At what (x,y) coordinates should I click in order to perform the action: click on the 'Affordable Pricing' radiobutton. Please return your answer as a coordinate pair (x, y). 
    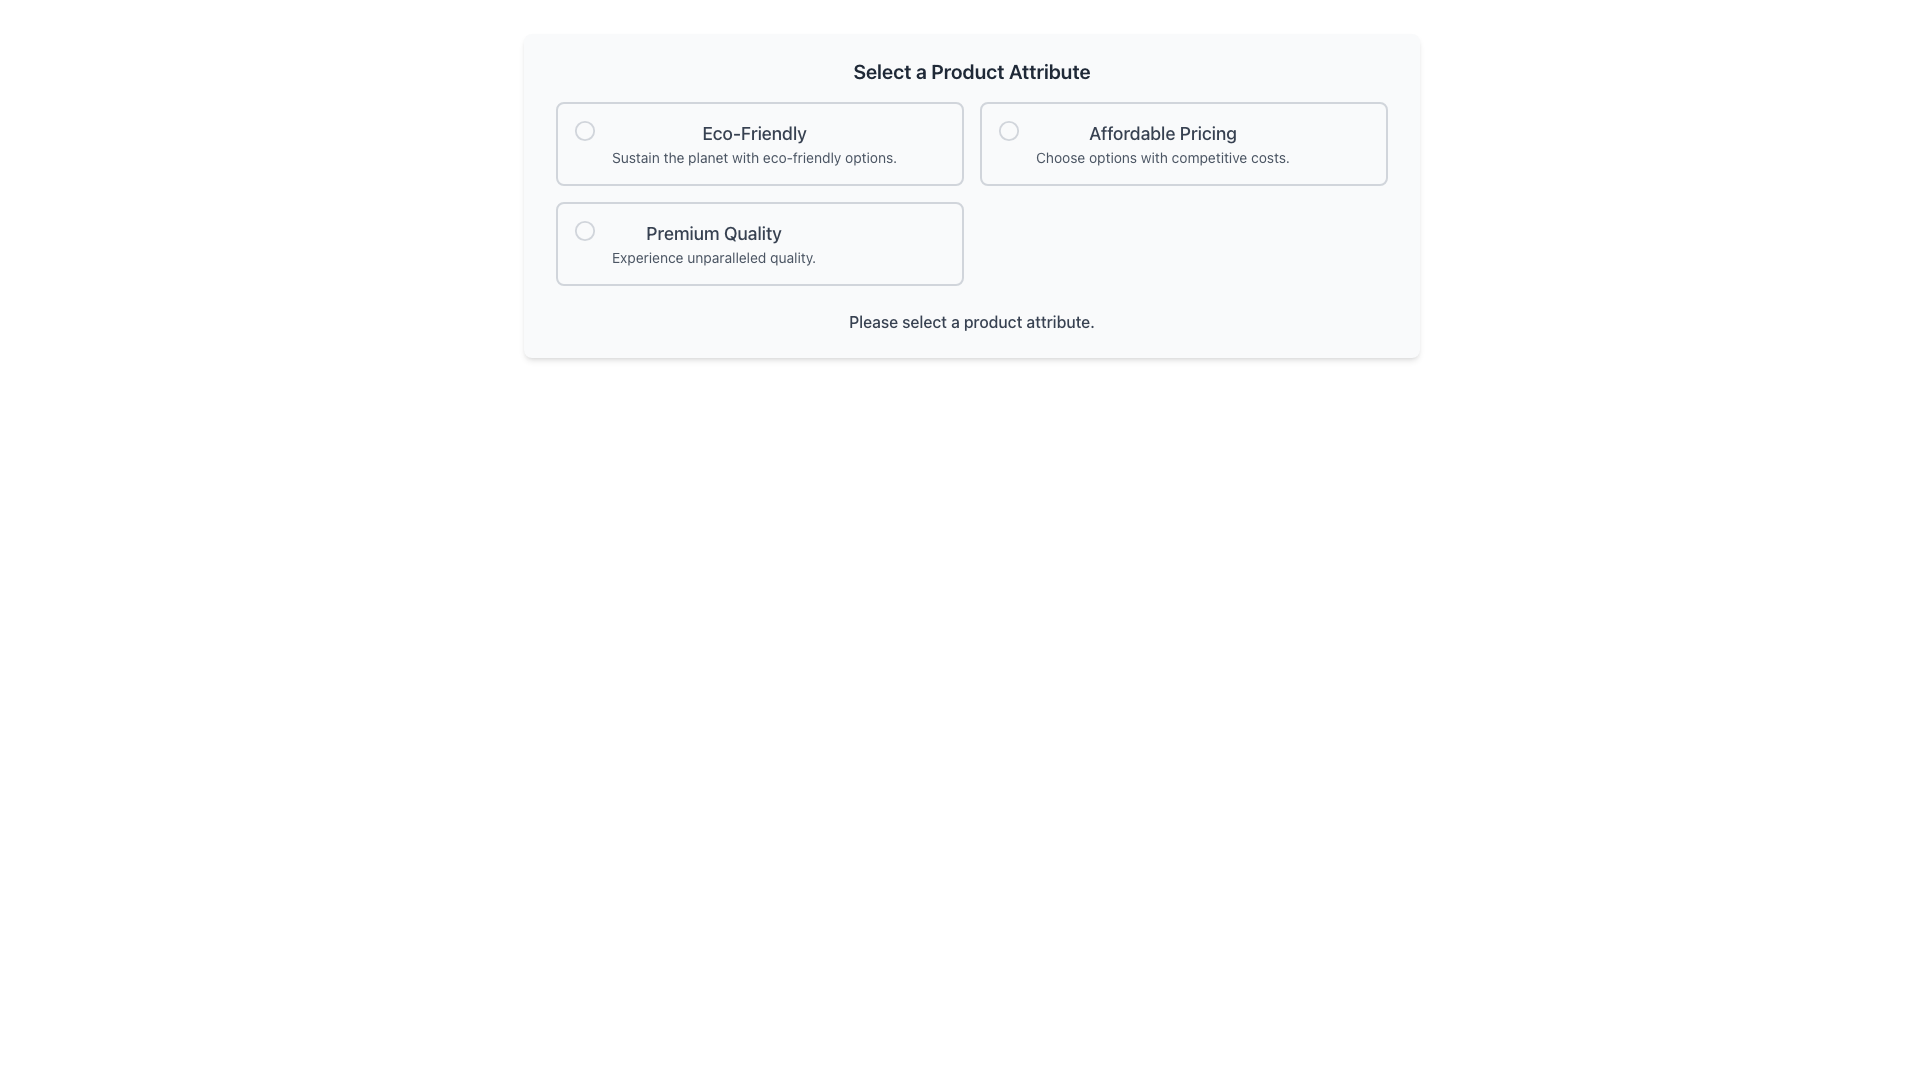
    Looking at the image, I should click on (1008, 131).